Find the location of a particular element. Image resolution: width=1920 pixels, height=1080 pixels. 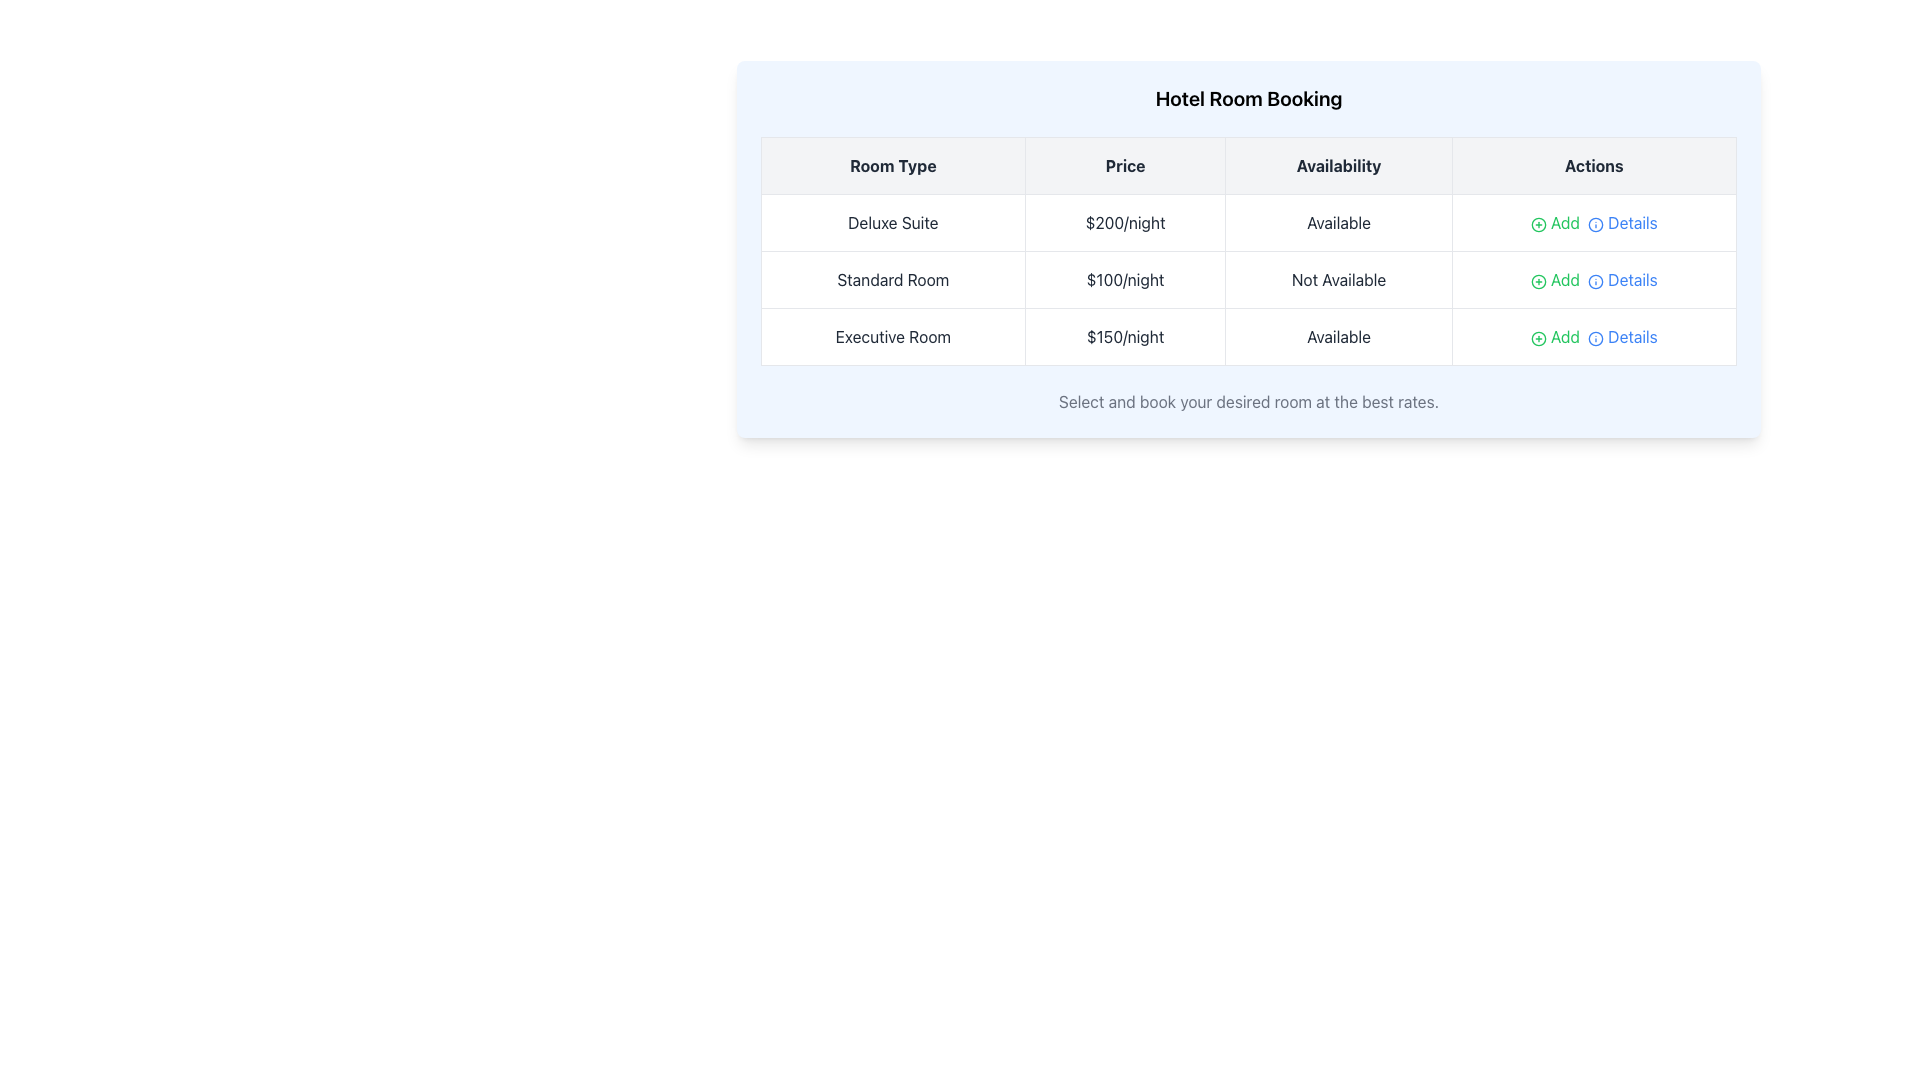

the 'Add' and 'Details' components of the Combined button in the 'Actions' column of the second row in the 'Hotel Room Booking' interface is located at coordinates (1593, 280).